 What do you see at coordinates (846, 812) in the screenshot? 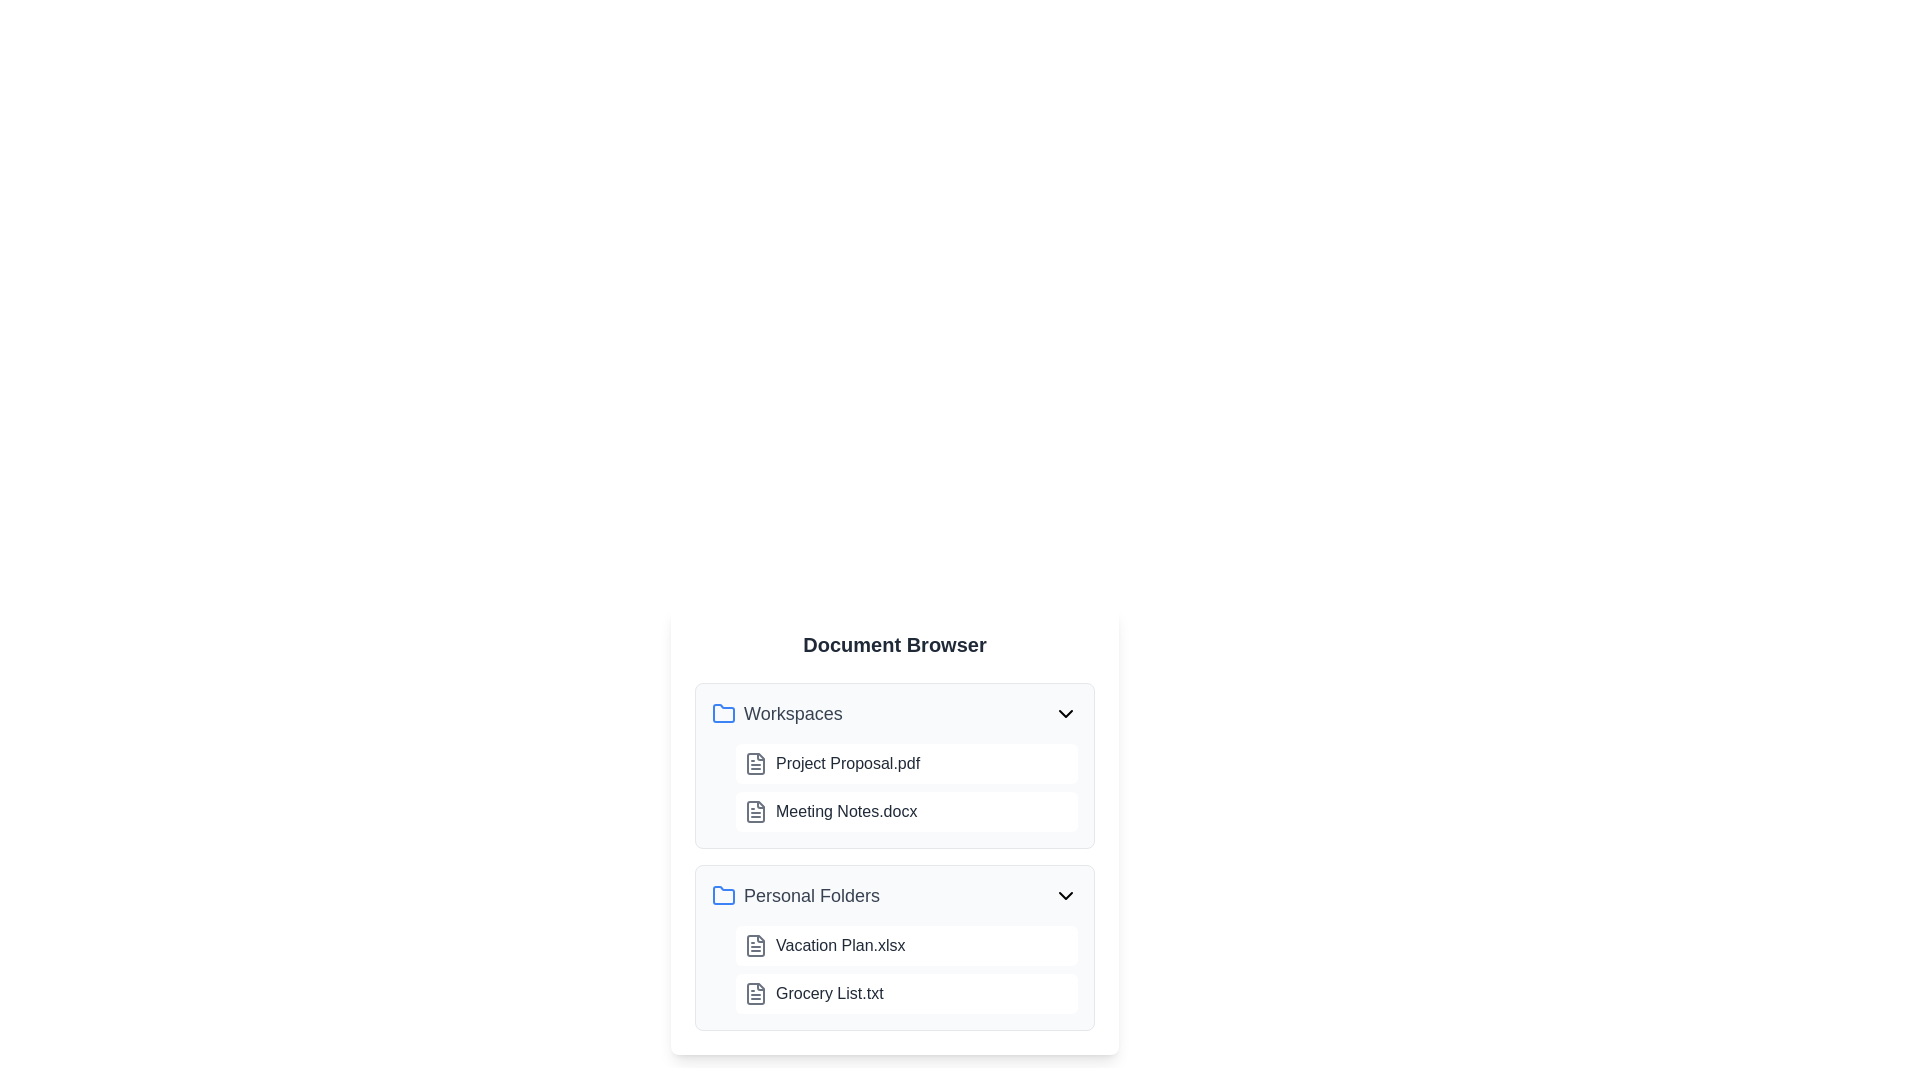
I see `the text label for the document named 'Meeting Notes.docx' located in the second position of the vertical list under the 'Workspaces' section of the 'Document Browser'` at bounding box center [846, 812].